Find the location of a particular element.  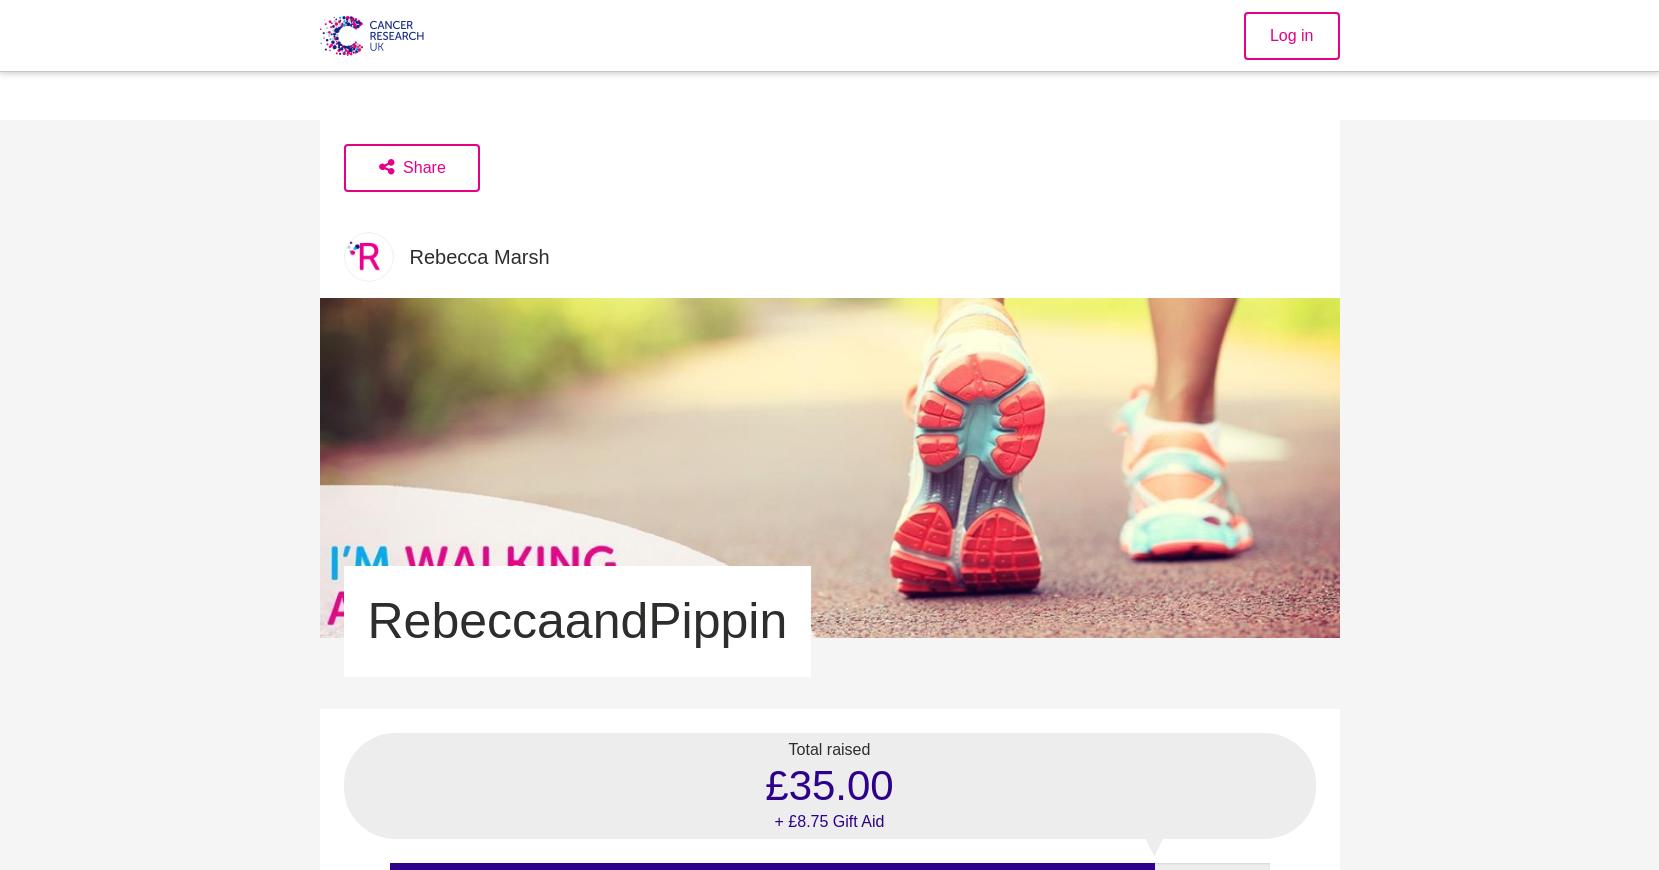

'Gift Aid' is located at coordinates (856, 820).